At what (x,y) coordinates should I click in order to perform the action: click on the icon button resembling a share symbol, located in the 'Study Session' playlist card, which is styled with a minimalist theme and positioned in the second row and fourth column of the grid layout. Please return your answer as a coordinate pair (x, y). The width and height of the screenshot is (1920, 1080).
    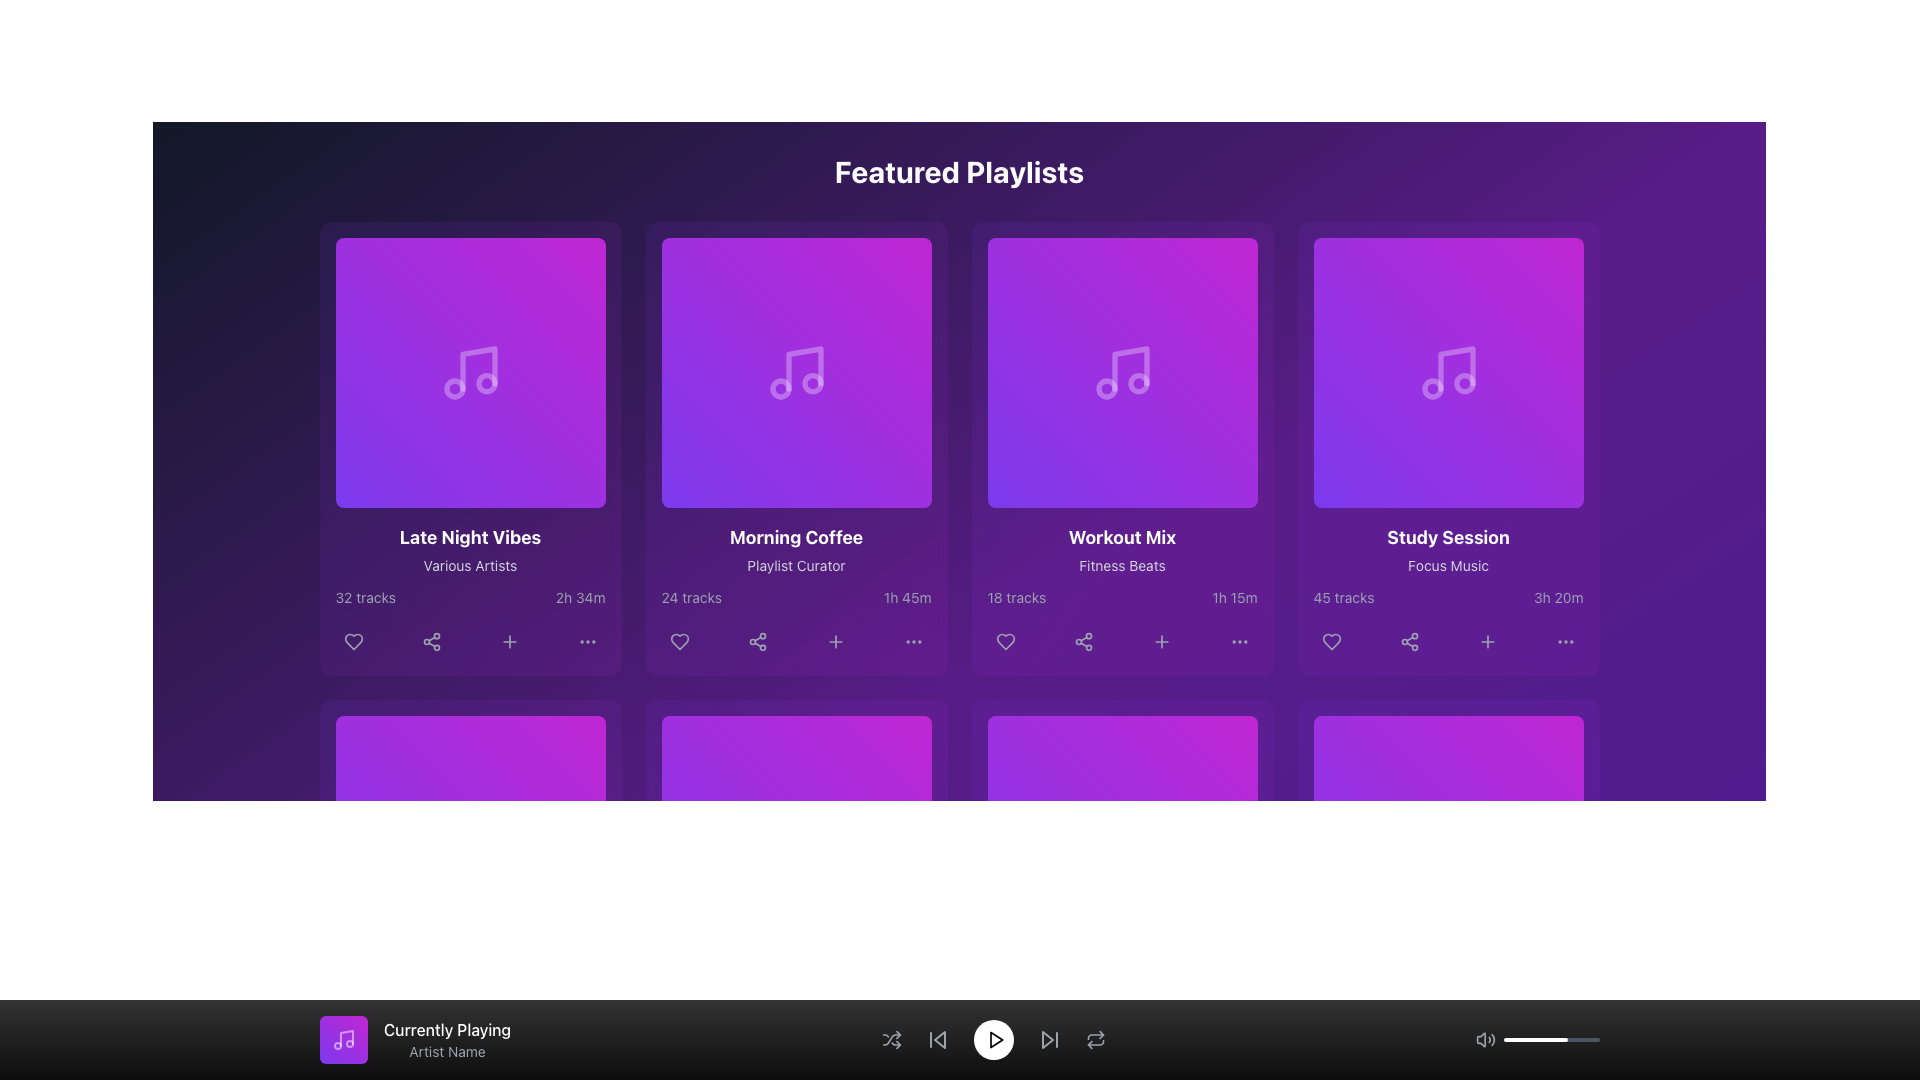
    Looking at the image, I should click on (1408, 641).